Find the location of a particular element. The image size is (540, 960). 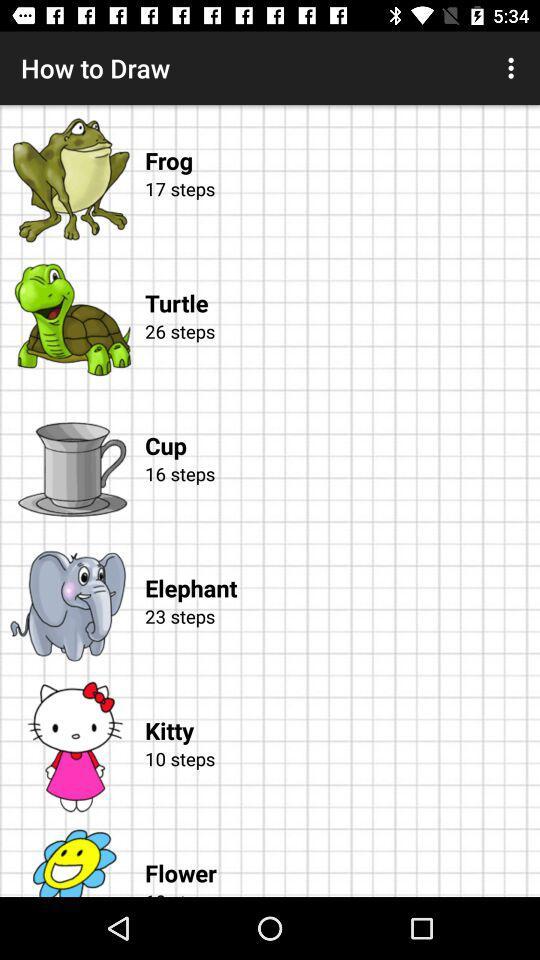

the 16 steps is located at coordinates (338, 496).